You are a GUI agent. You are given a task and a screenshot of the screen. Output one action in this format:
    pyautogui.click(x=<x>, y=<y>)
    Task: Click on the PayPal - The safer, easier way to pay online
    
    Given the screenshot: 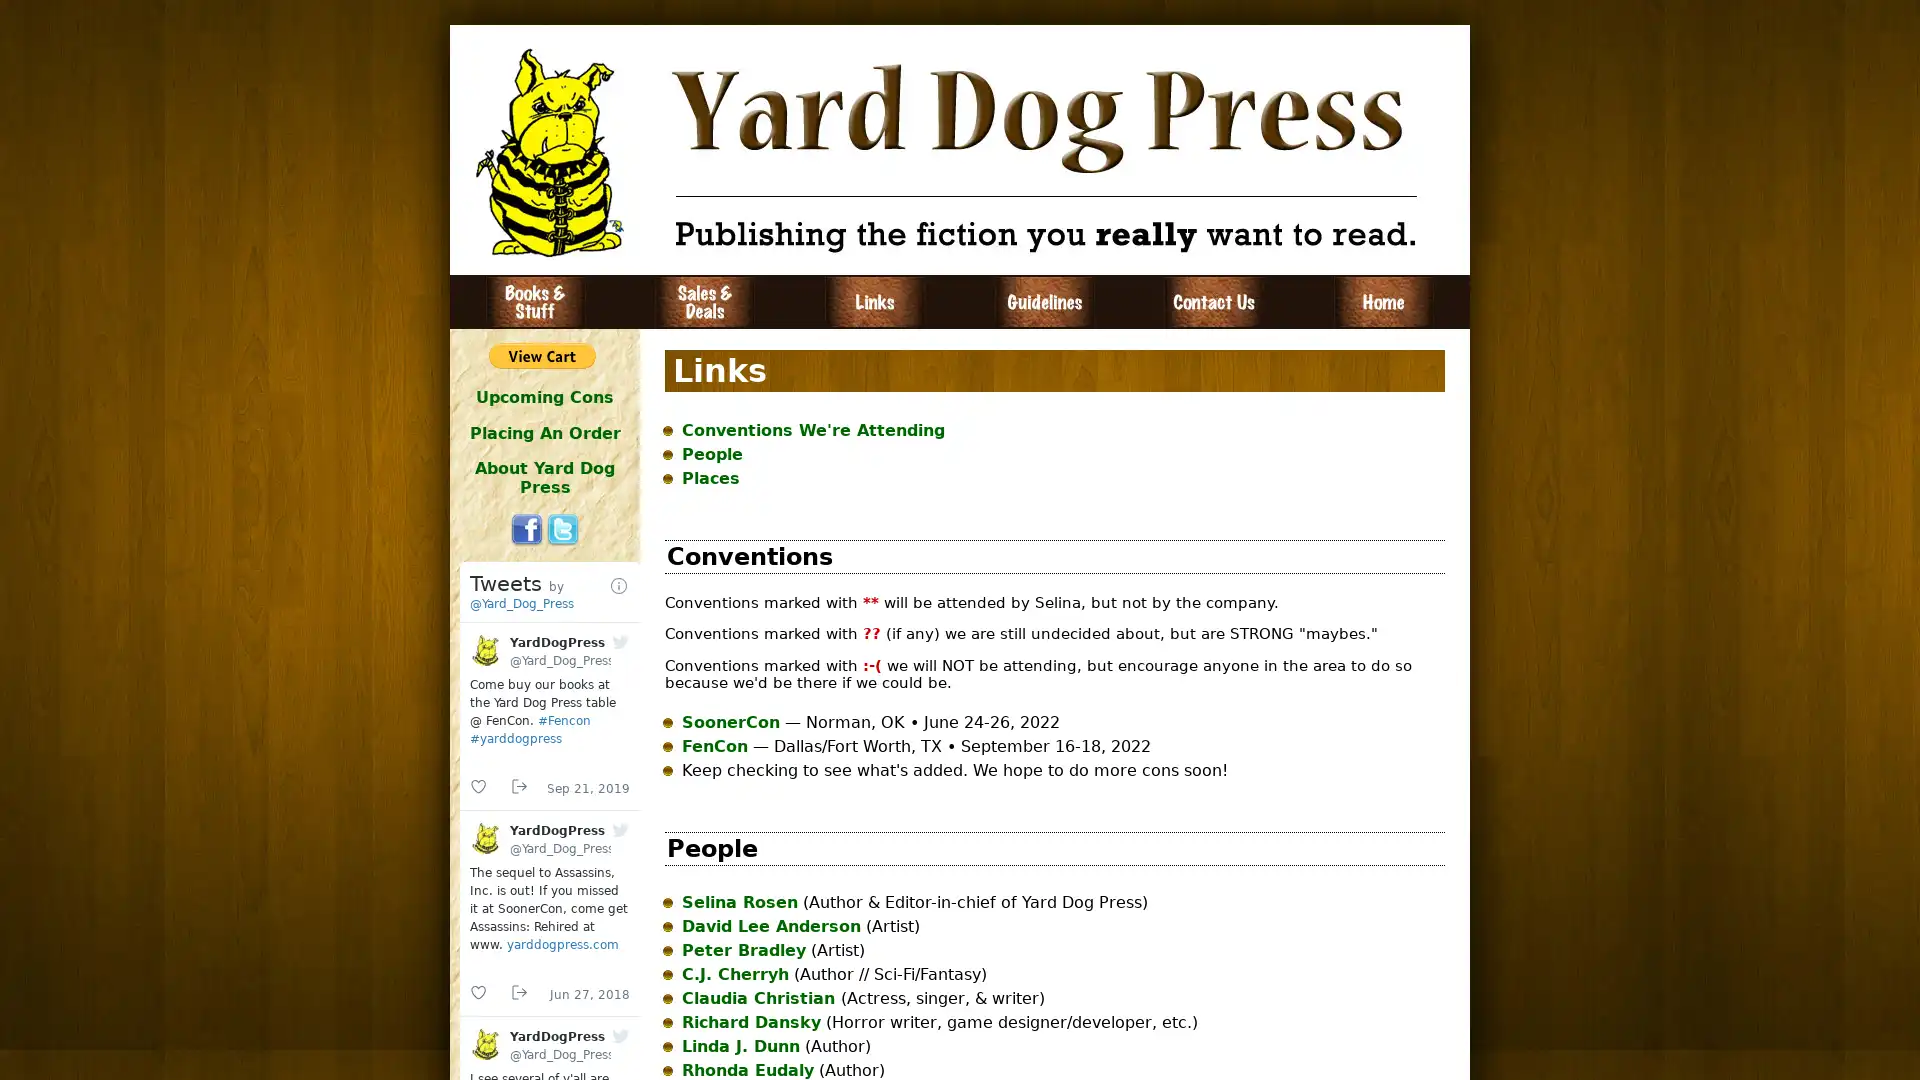 What is the action you would take?
    pyautogui.click(x=542, y=354)
    